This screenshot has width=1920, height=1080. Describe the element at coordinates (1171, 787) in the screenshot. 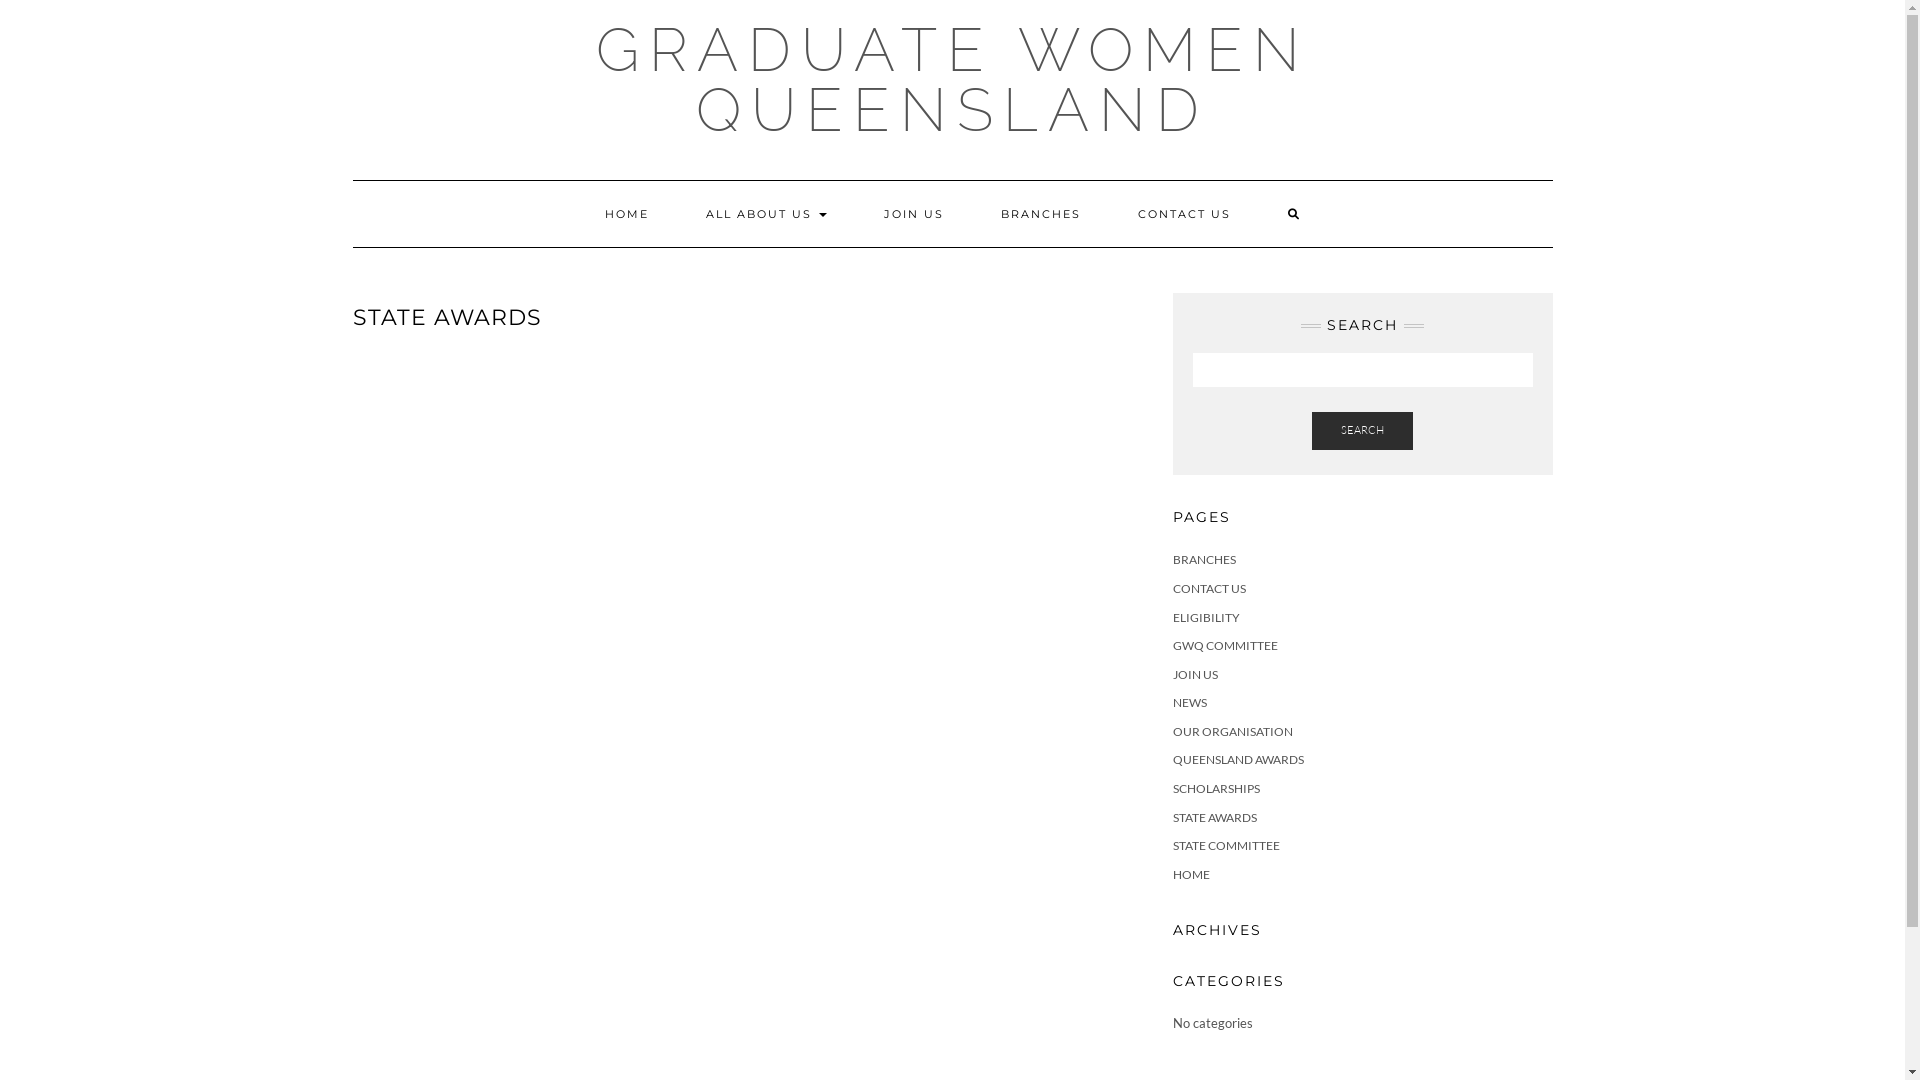

I see `'SCHOLARSHIPS'` at that location.